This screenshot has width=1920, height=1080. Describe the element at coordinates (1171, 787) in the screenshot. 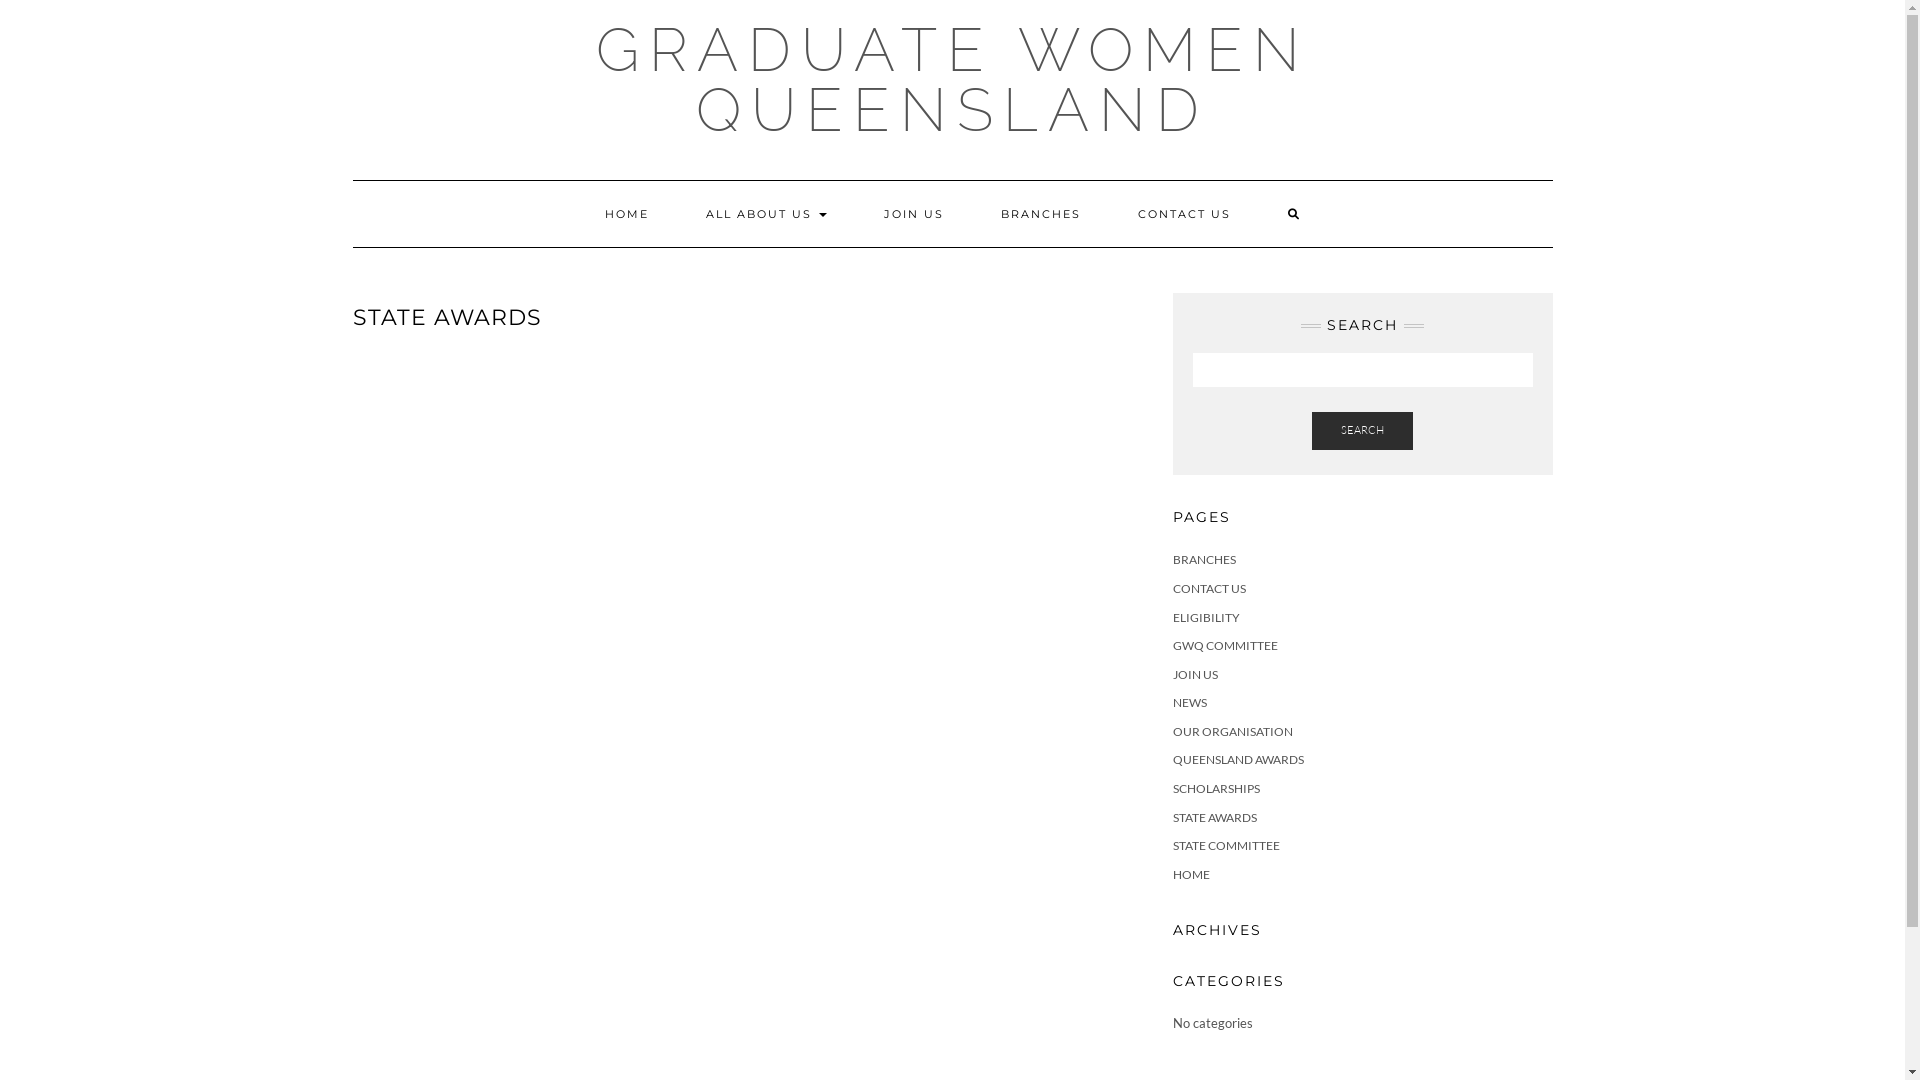

I see `'SCHOLARSHIPS'` at that location.